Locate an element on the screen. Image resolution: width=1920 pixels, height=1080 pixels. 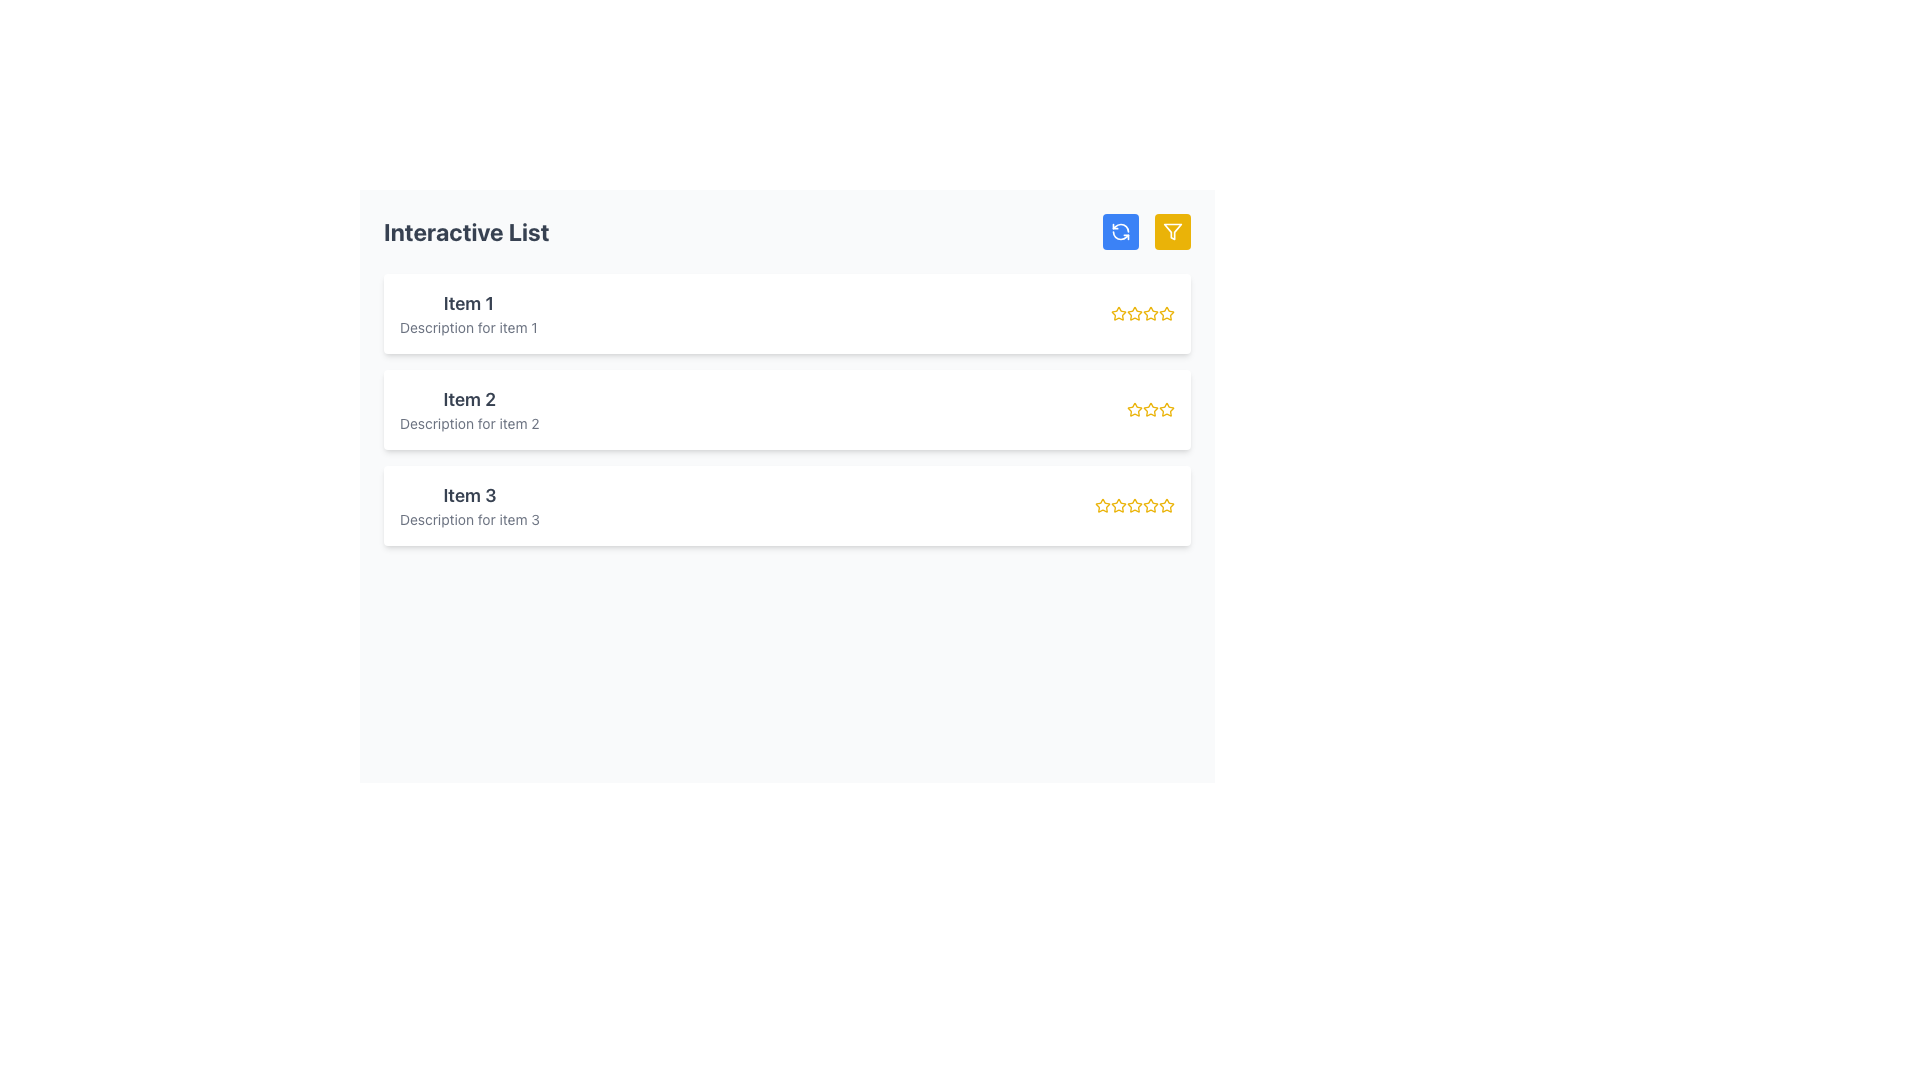
the text label that reads 'Item 2', which is styled in bold, larger font and located in the middle of a card layout, positioned above the description text 'Description for item 2' is located at coordinates (468, 400).